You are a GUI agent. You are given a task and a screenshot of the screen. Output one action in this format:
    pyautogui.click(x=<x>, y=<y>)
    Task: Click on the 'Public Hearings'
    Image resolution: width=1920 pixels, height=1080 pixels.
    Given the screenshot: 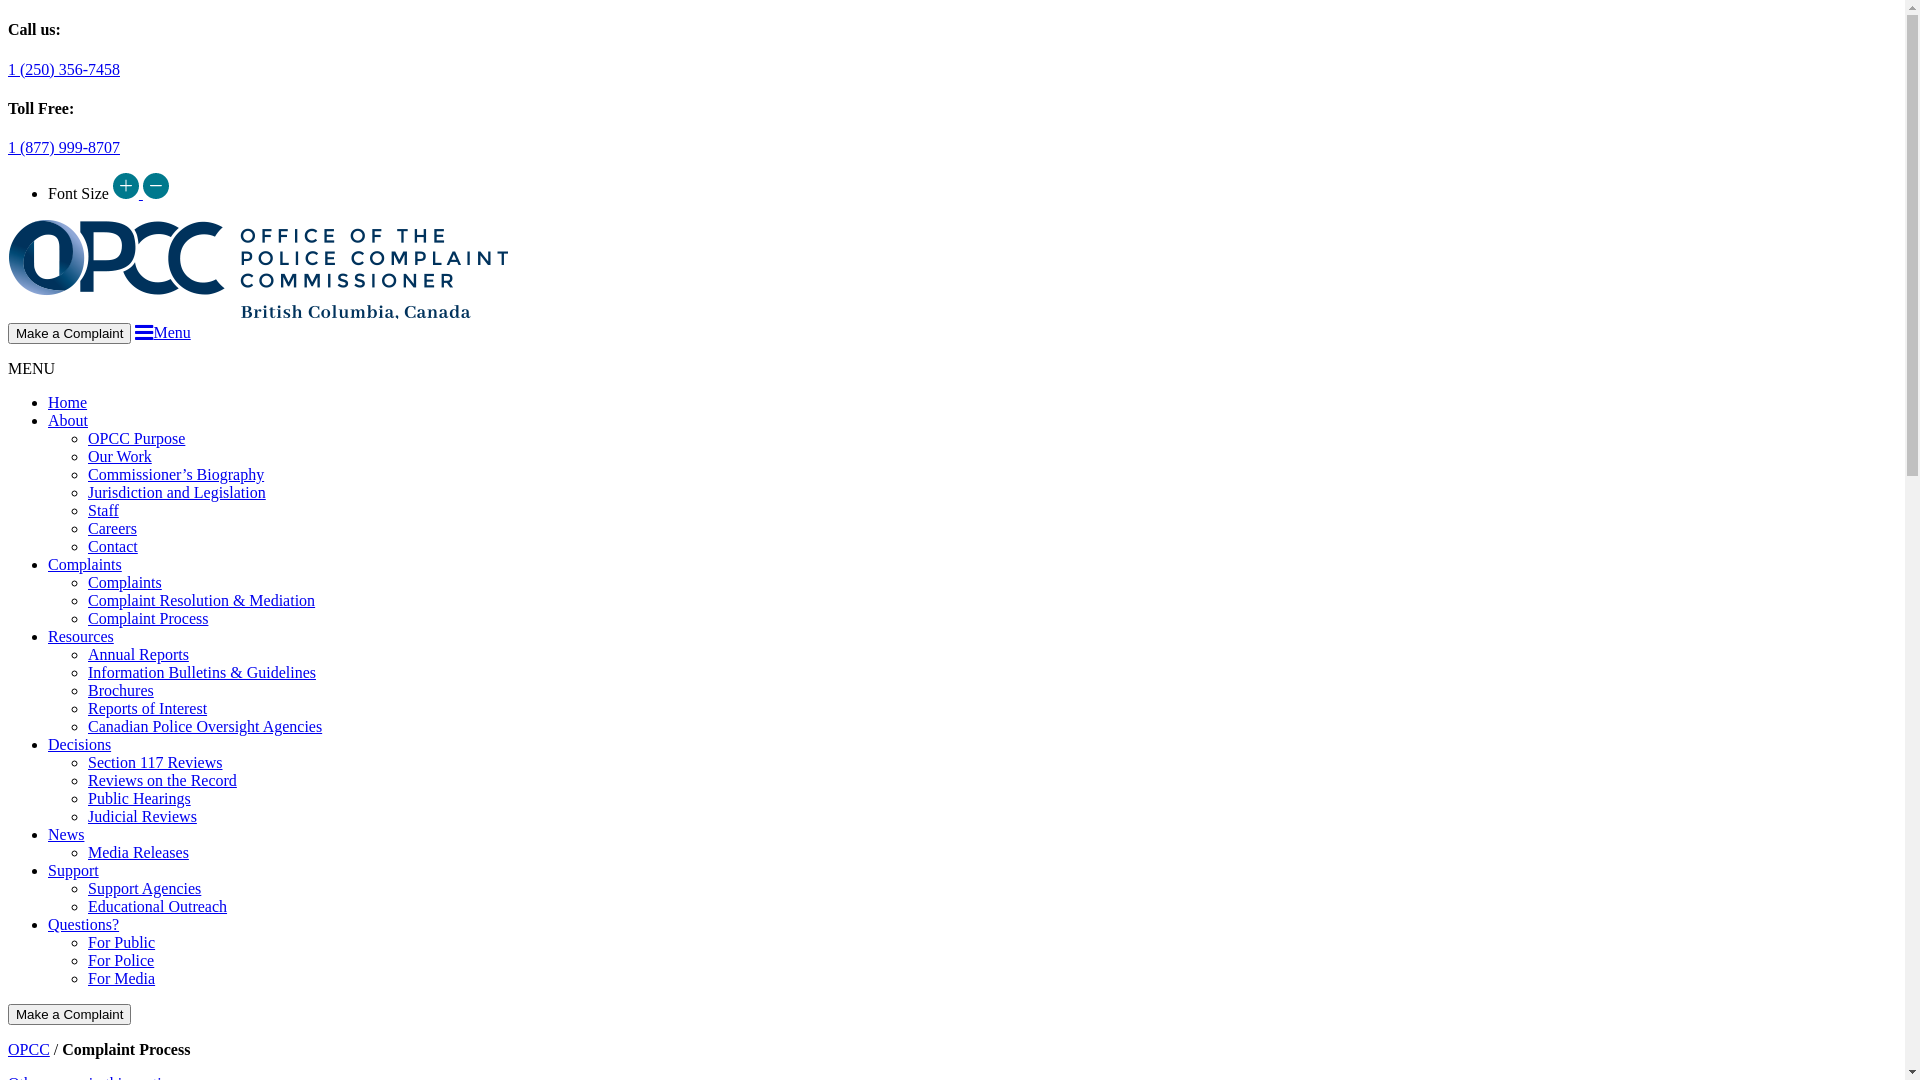 What is the action you would take?
    pyautogui.click(x=138, y=797)
    